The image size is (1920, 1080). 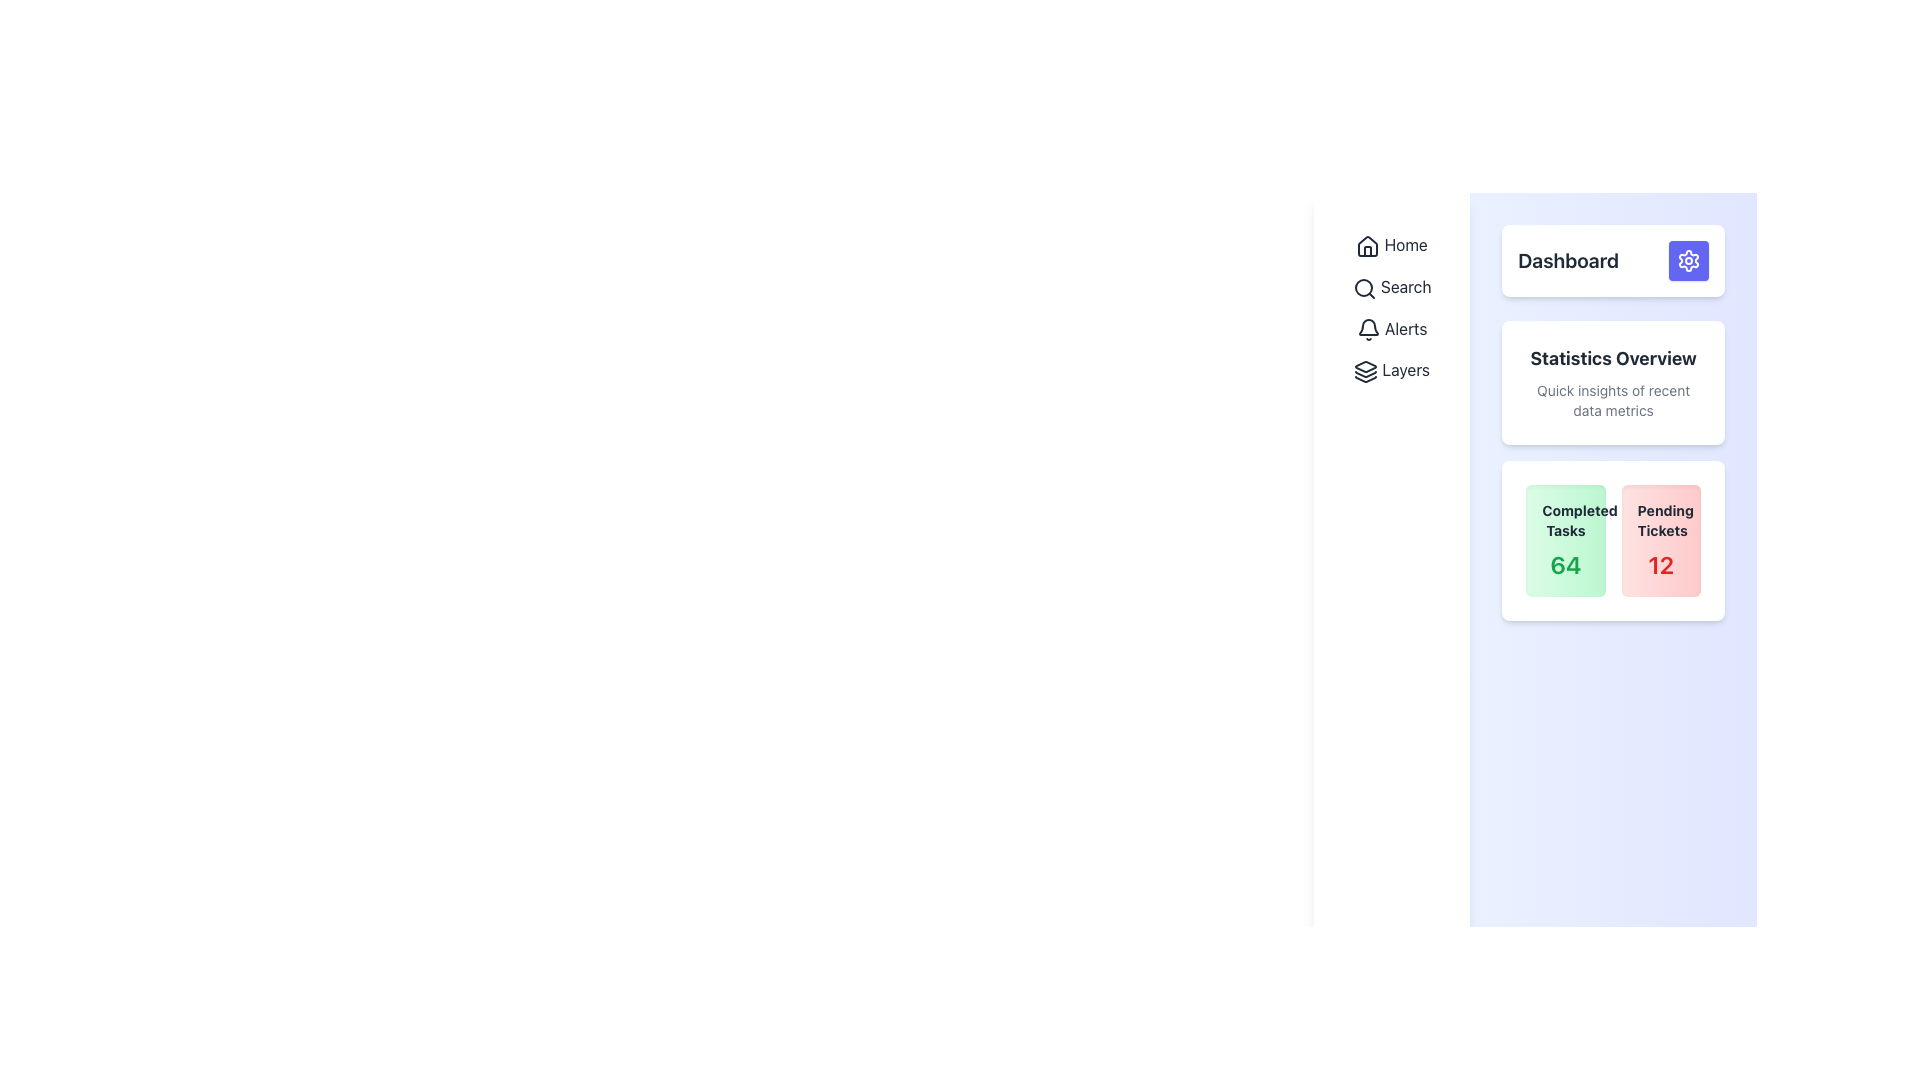 What do you see at coordinates (1367, 329) in the screenshot?
I see `the bell icon located in the navigation panel on the left-hand side, which provides access to alert or notification-related features` at bounding box center [1367, 329].